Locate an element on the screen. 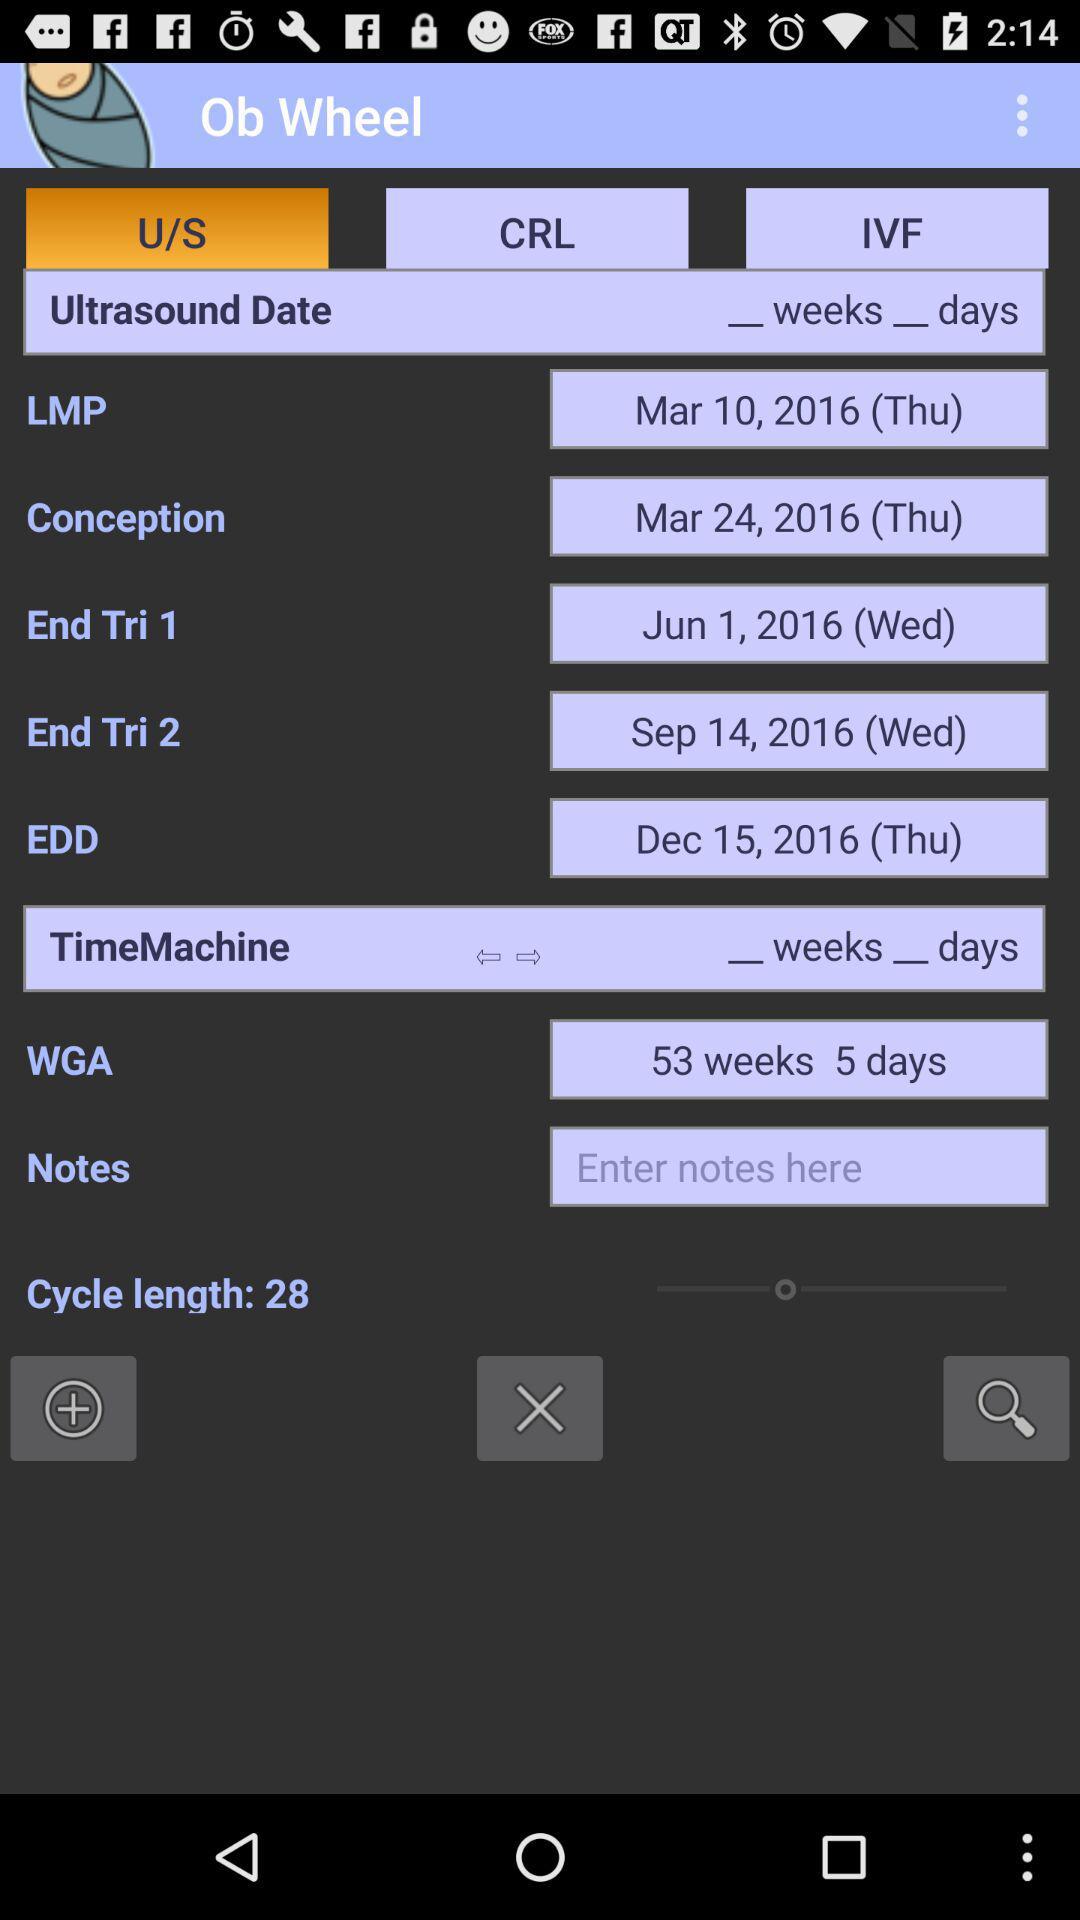  icon above notes icon is located at coordinates (274, 1058).